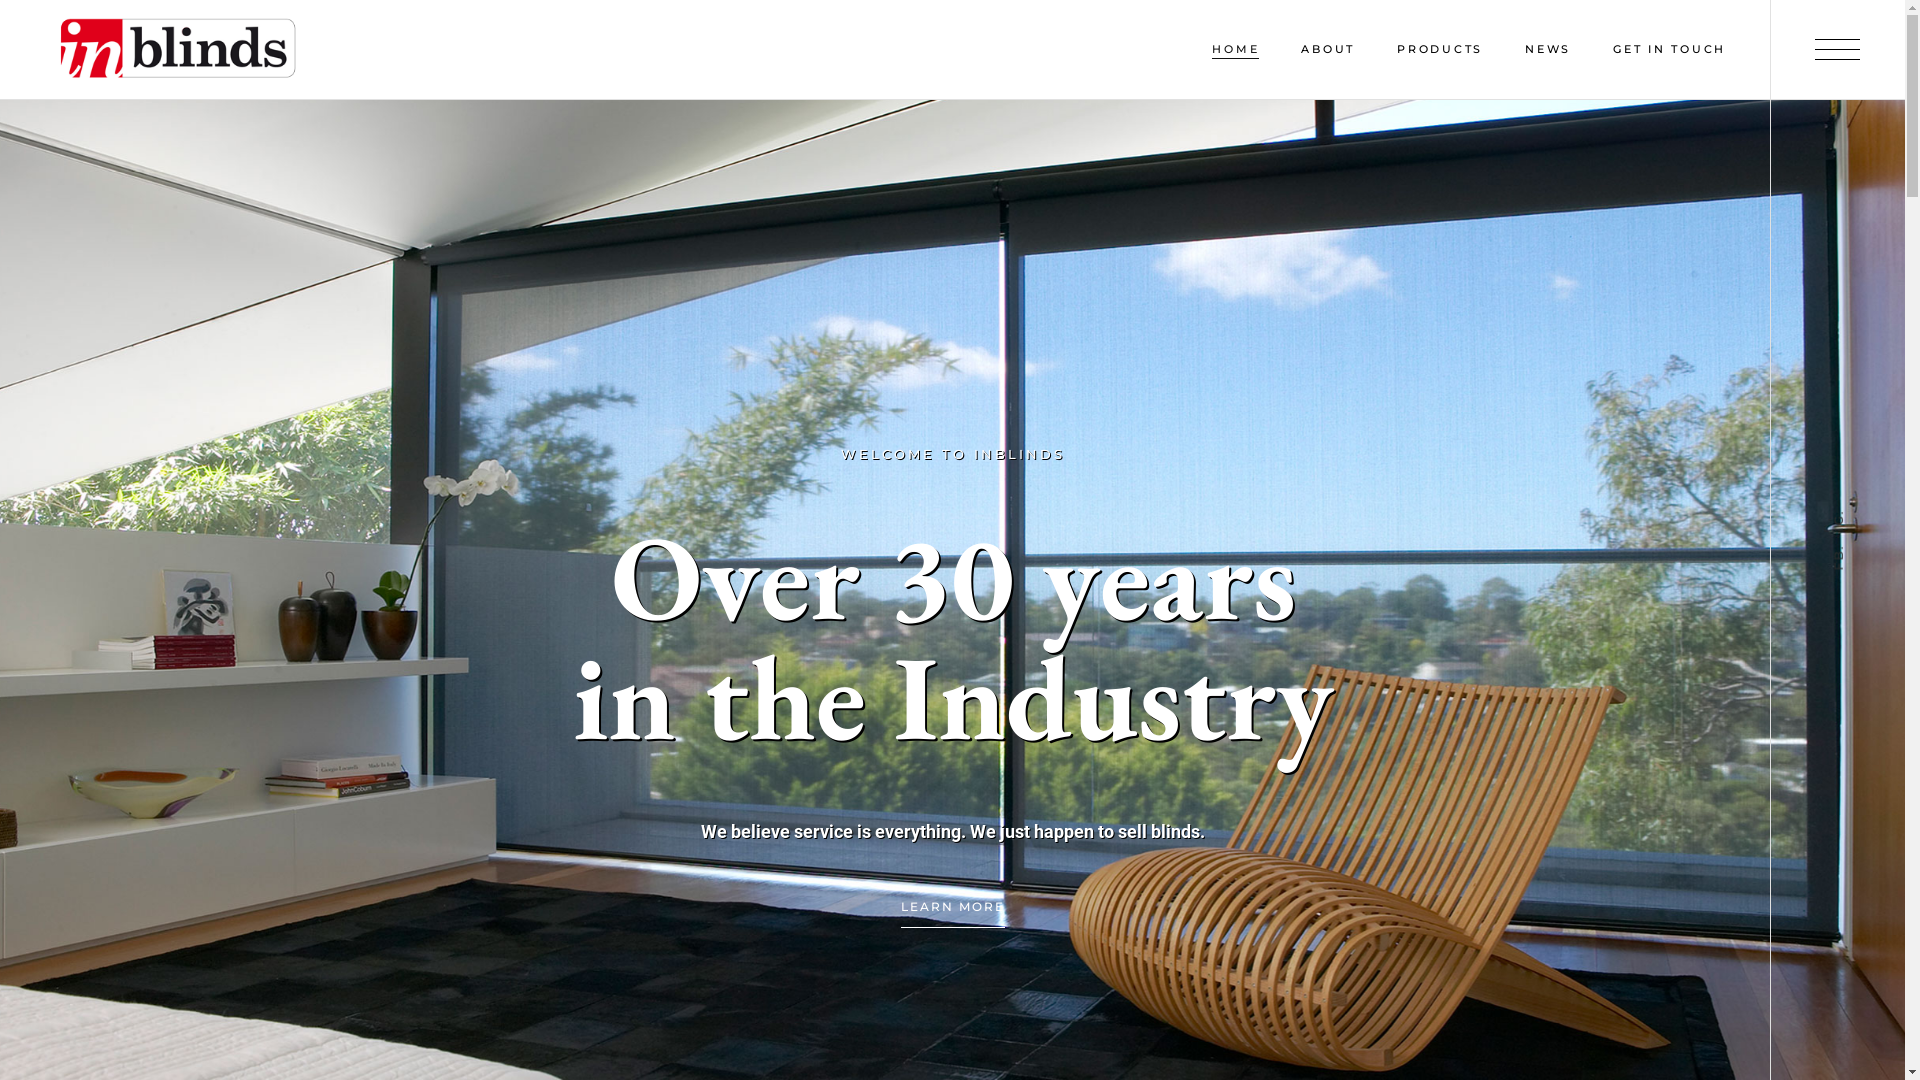 Image resolution: width=1920 pixels, height=1080 pixels. What do you see at coordinates (1844, 551) in the screenshot?
I see `'FB.'` at bounding box center [1844, 551].